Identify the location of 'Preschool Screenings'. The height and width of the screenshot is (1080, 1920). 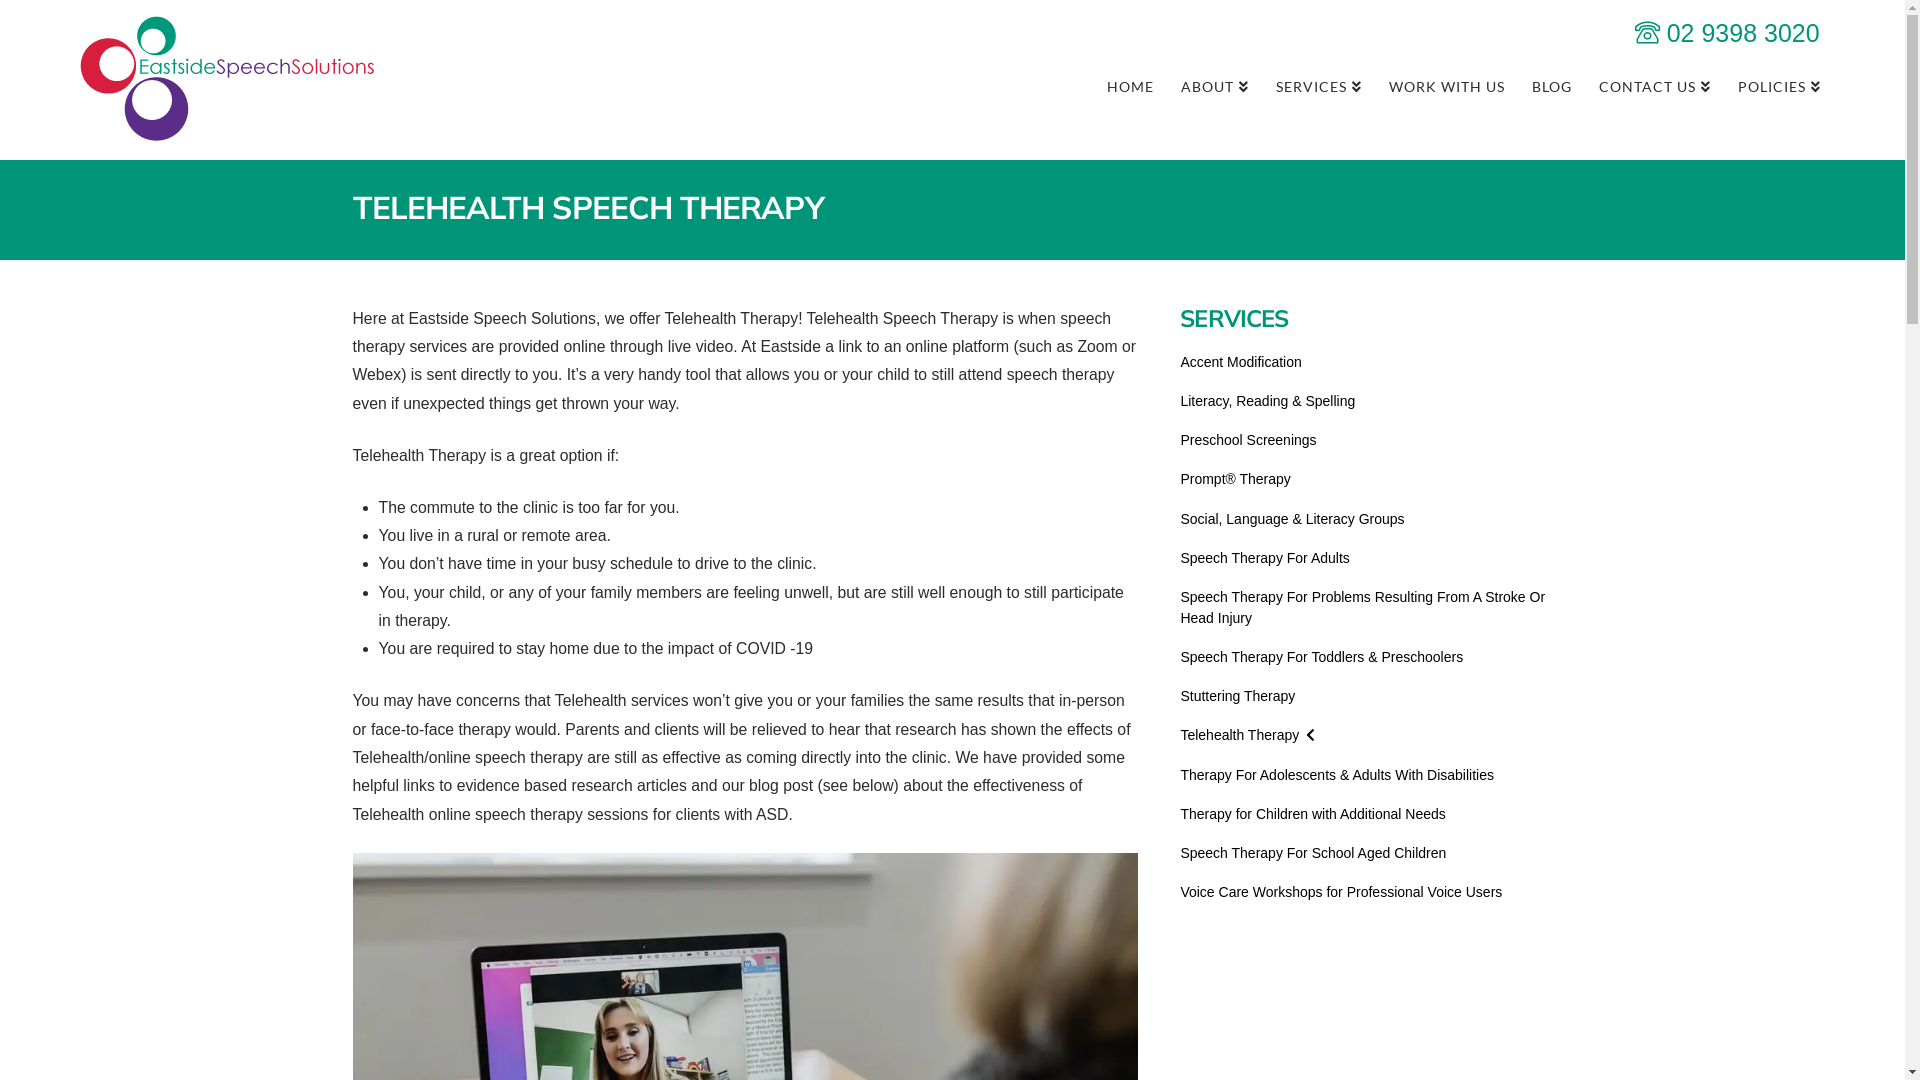
(1247, 439).